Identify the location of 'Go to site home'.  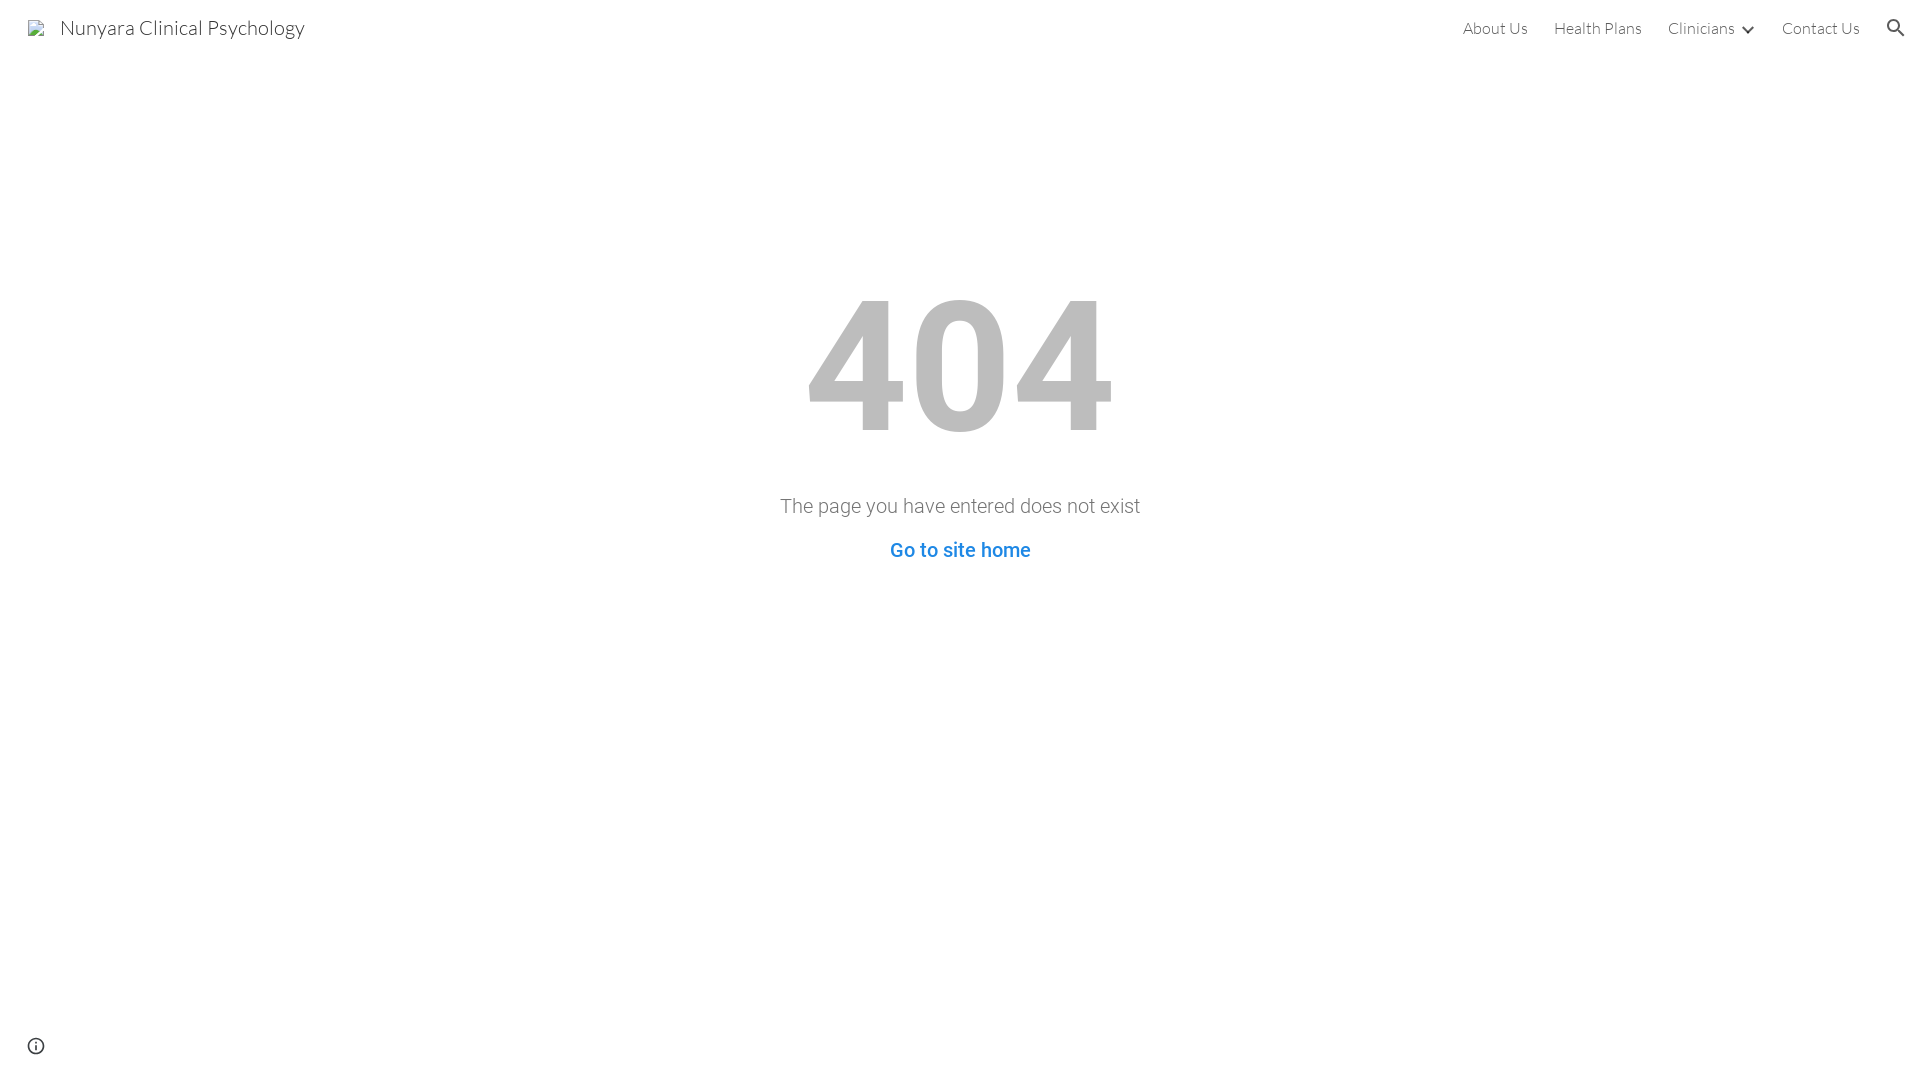
(960, 550).